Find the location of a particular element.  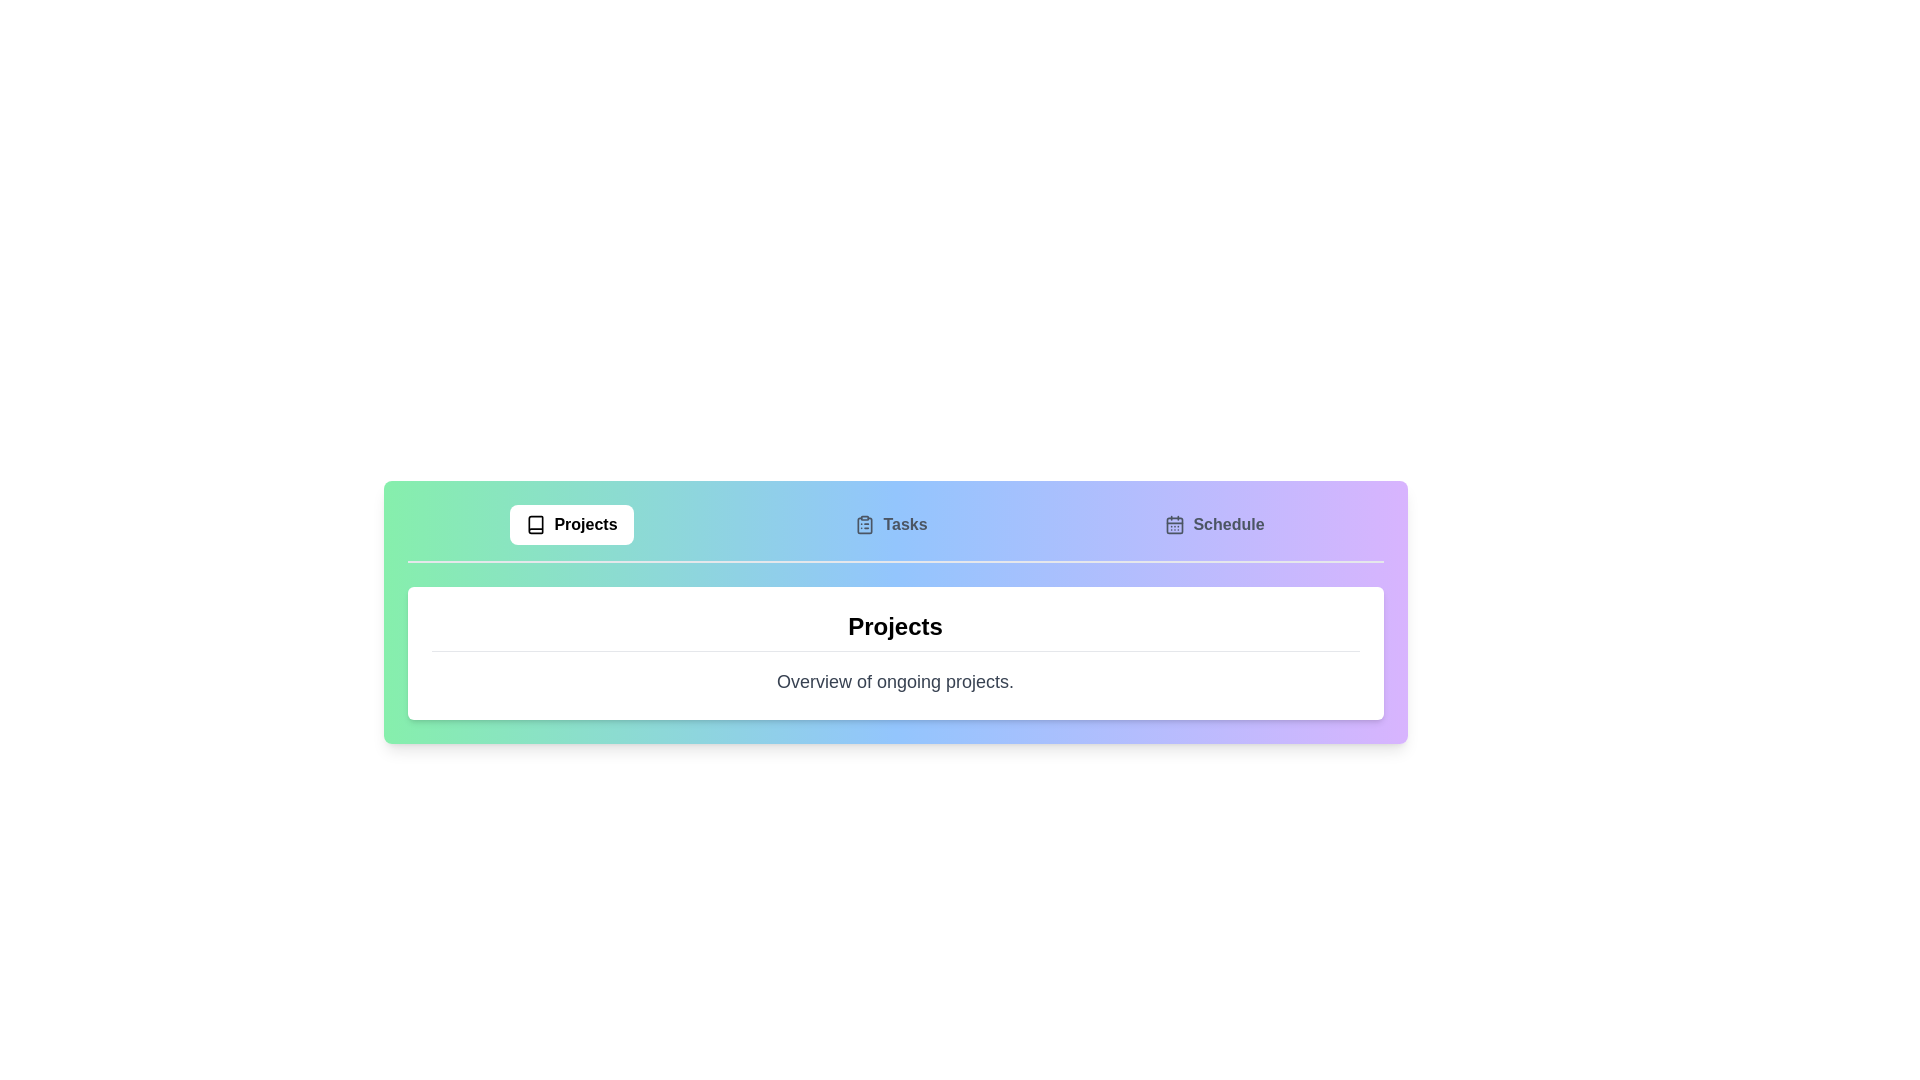

the Schedule tab by clicking on its corresponding button is located at coordinates (1213, 523).